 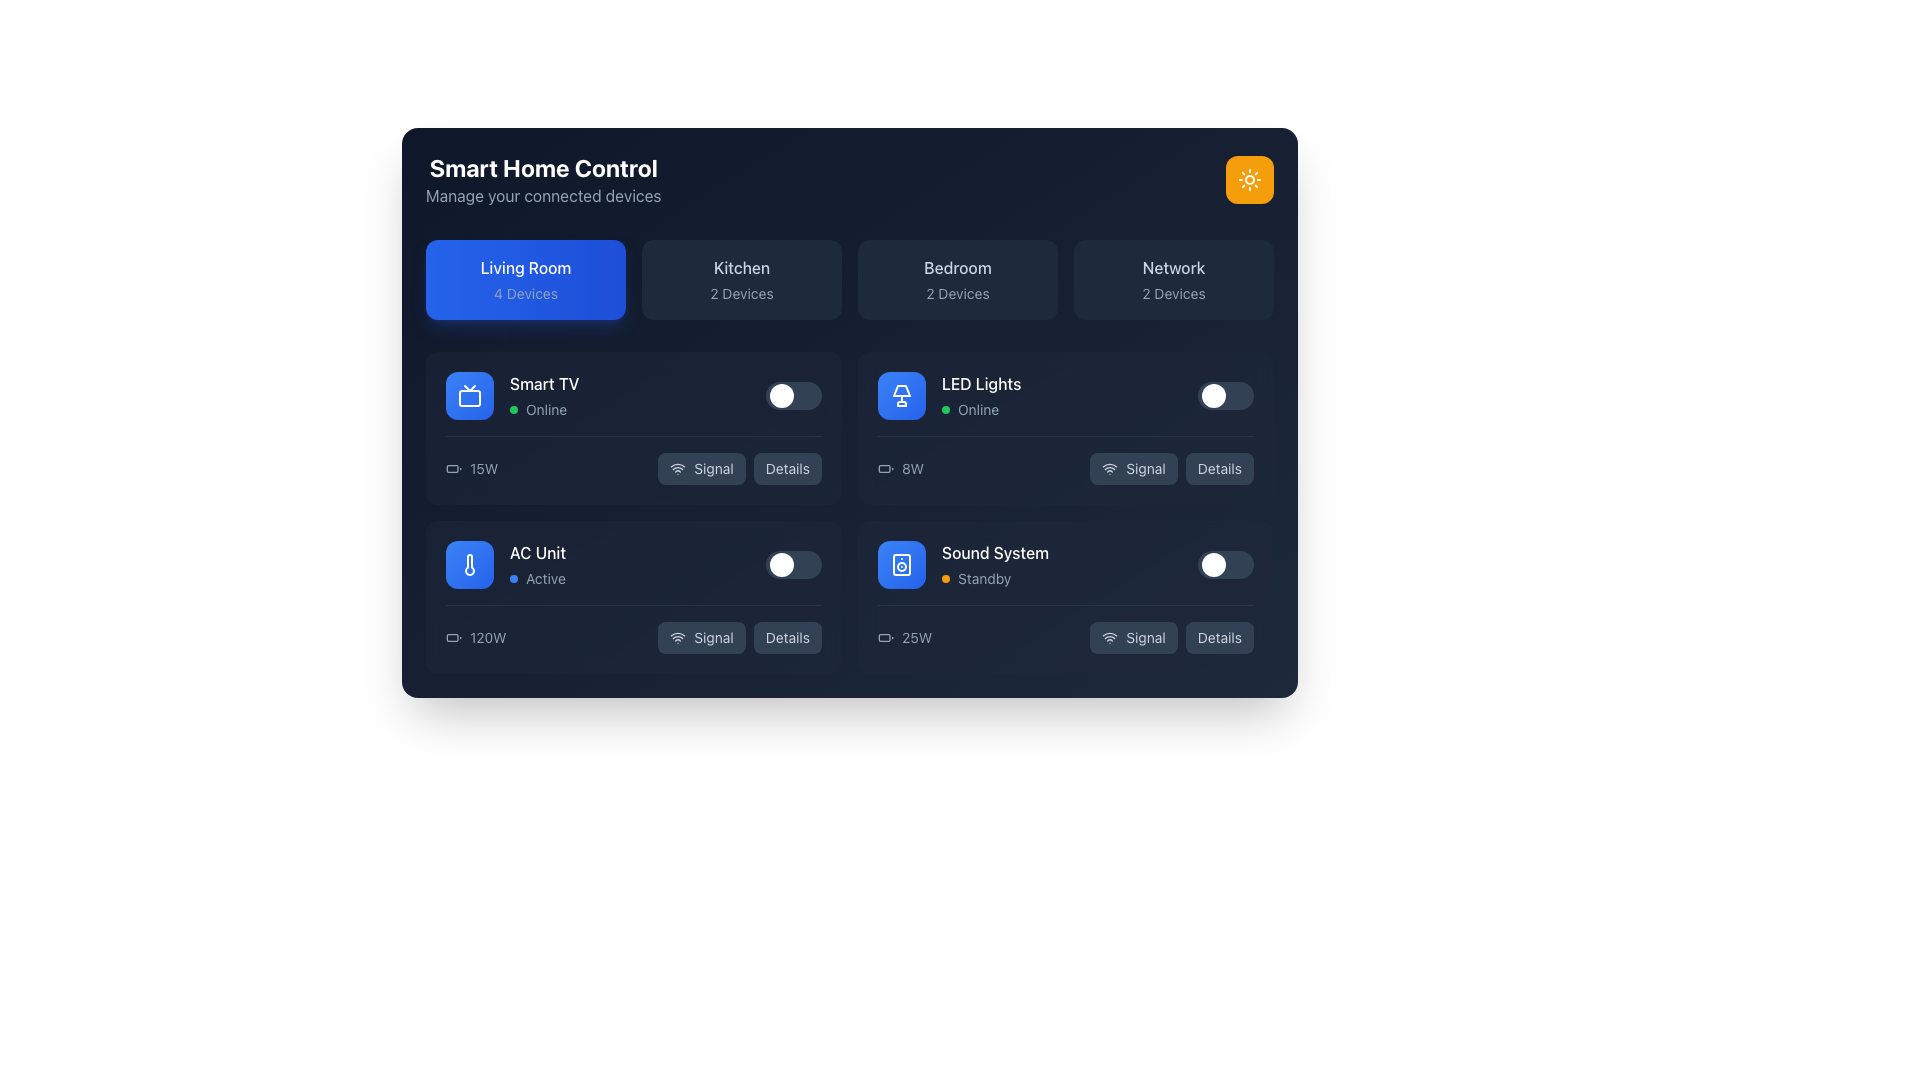 I want to click on the small Wi-Fi signal icon located within the 'Signal' button in the second row, second column of the grid of controls, so click(x=1109, y=469).